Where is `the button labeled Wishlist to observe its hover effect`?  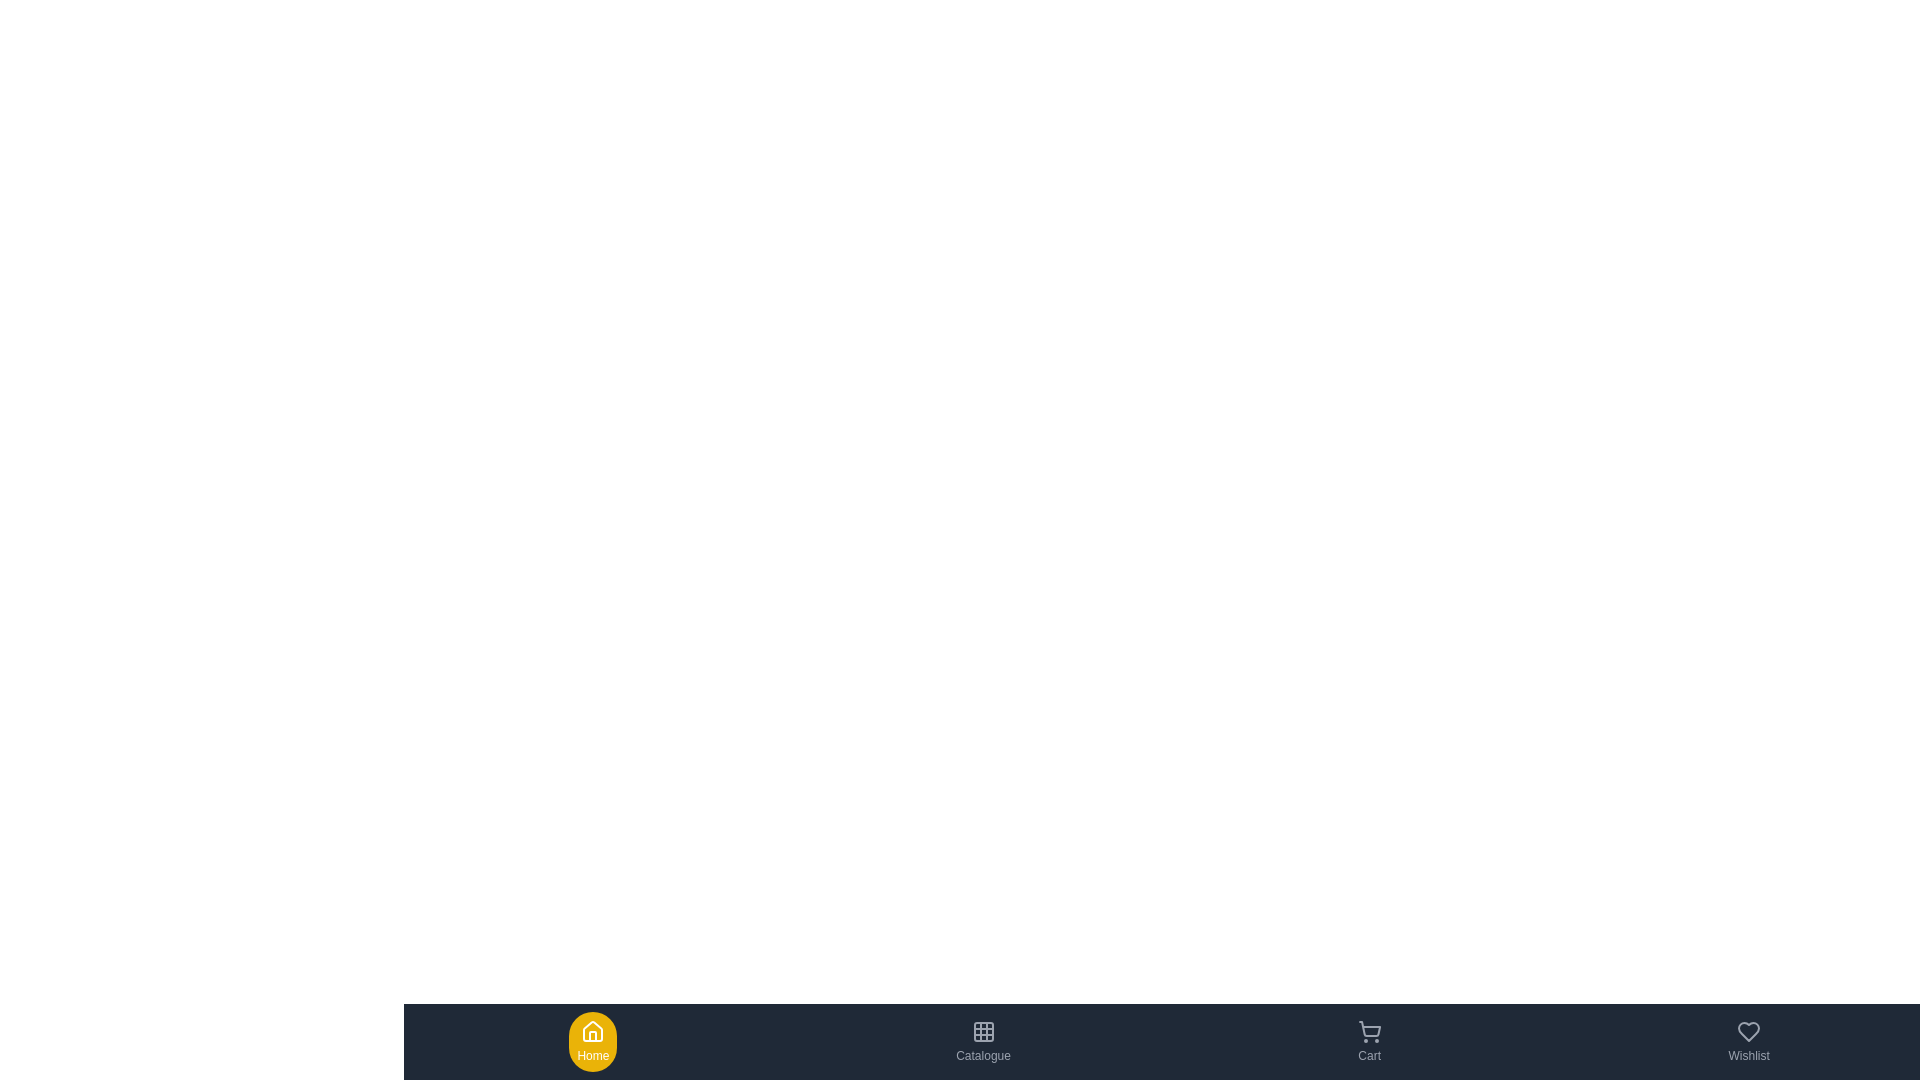
the button labeled Wishlist to observe its hover effect is located at coordinates (1747, 1040).